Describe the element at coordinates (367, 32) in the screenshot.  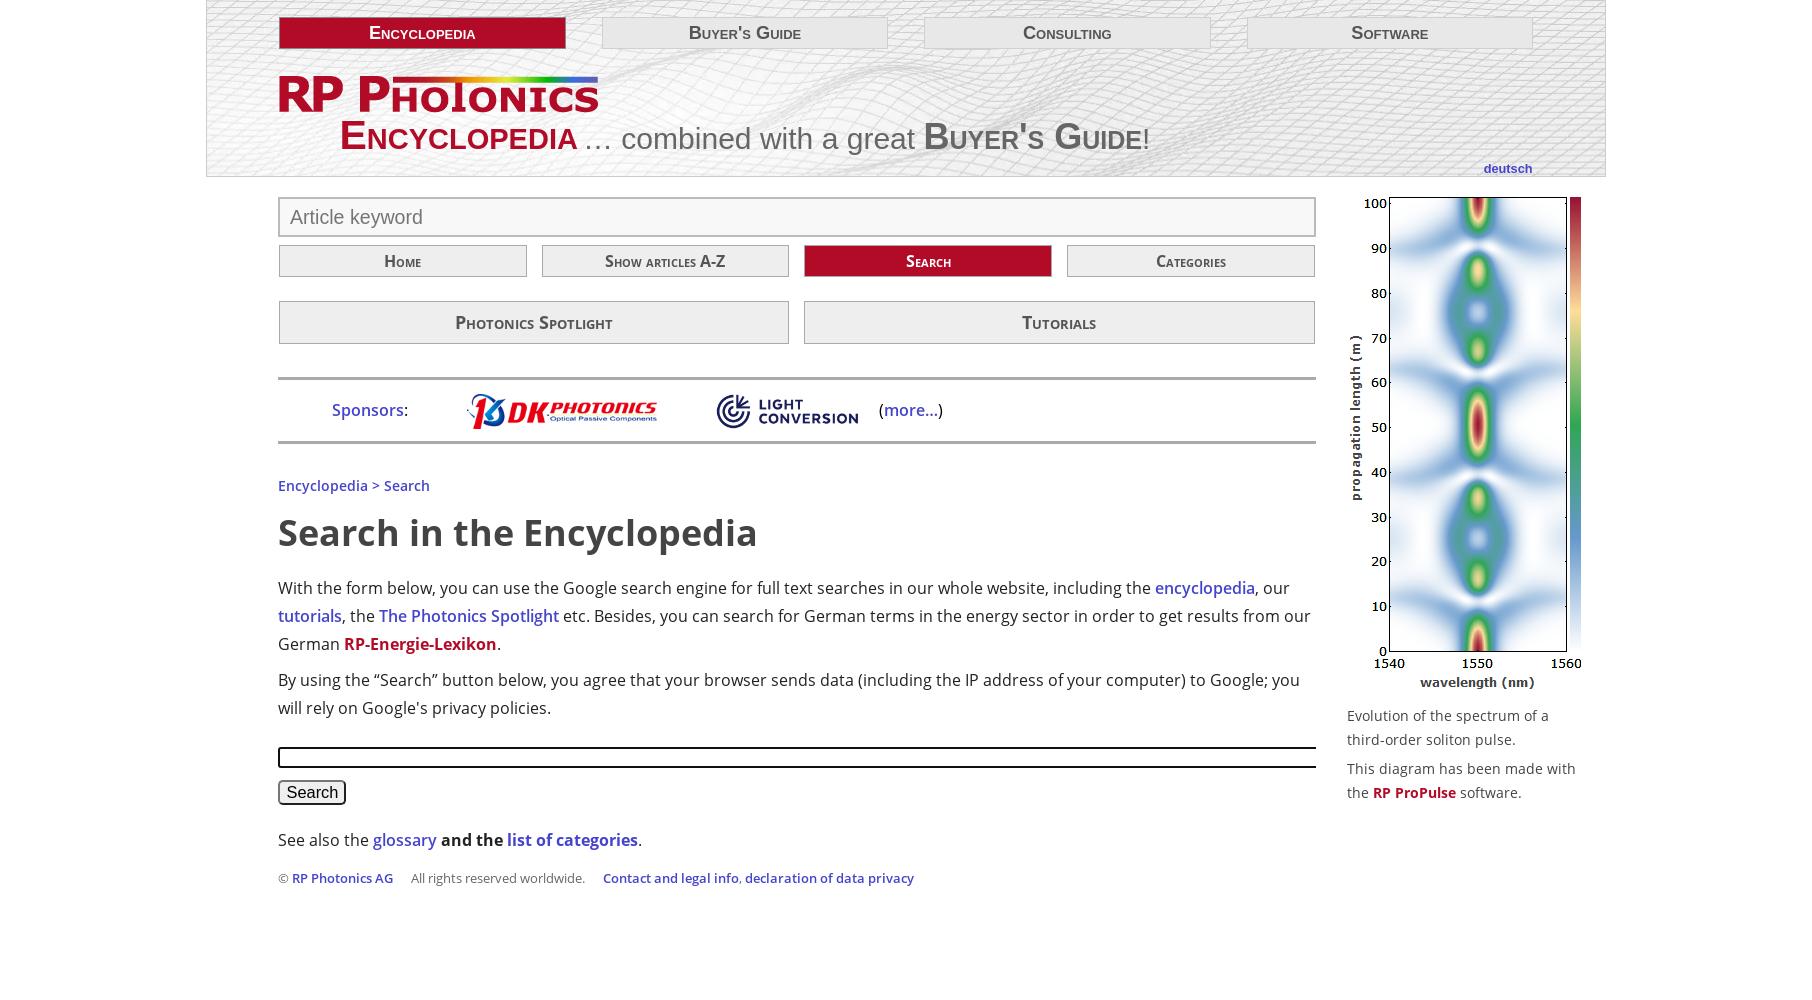
I see `'Encyclo­pedia'` at that location.